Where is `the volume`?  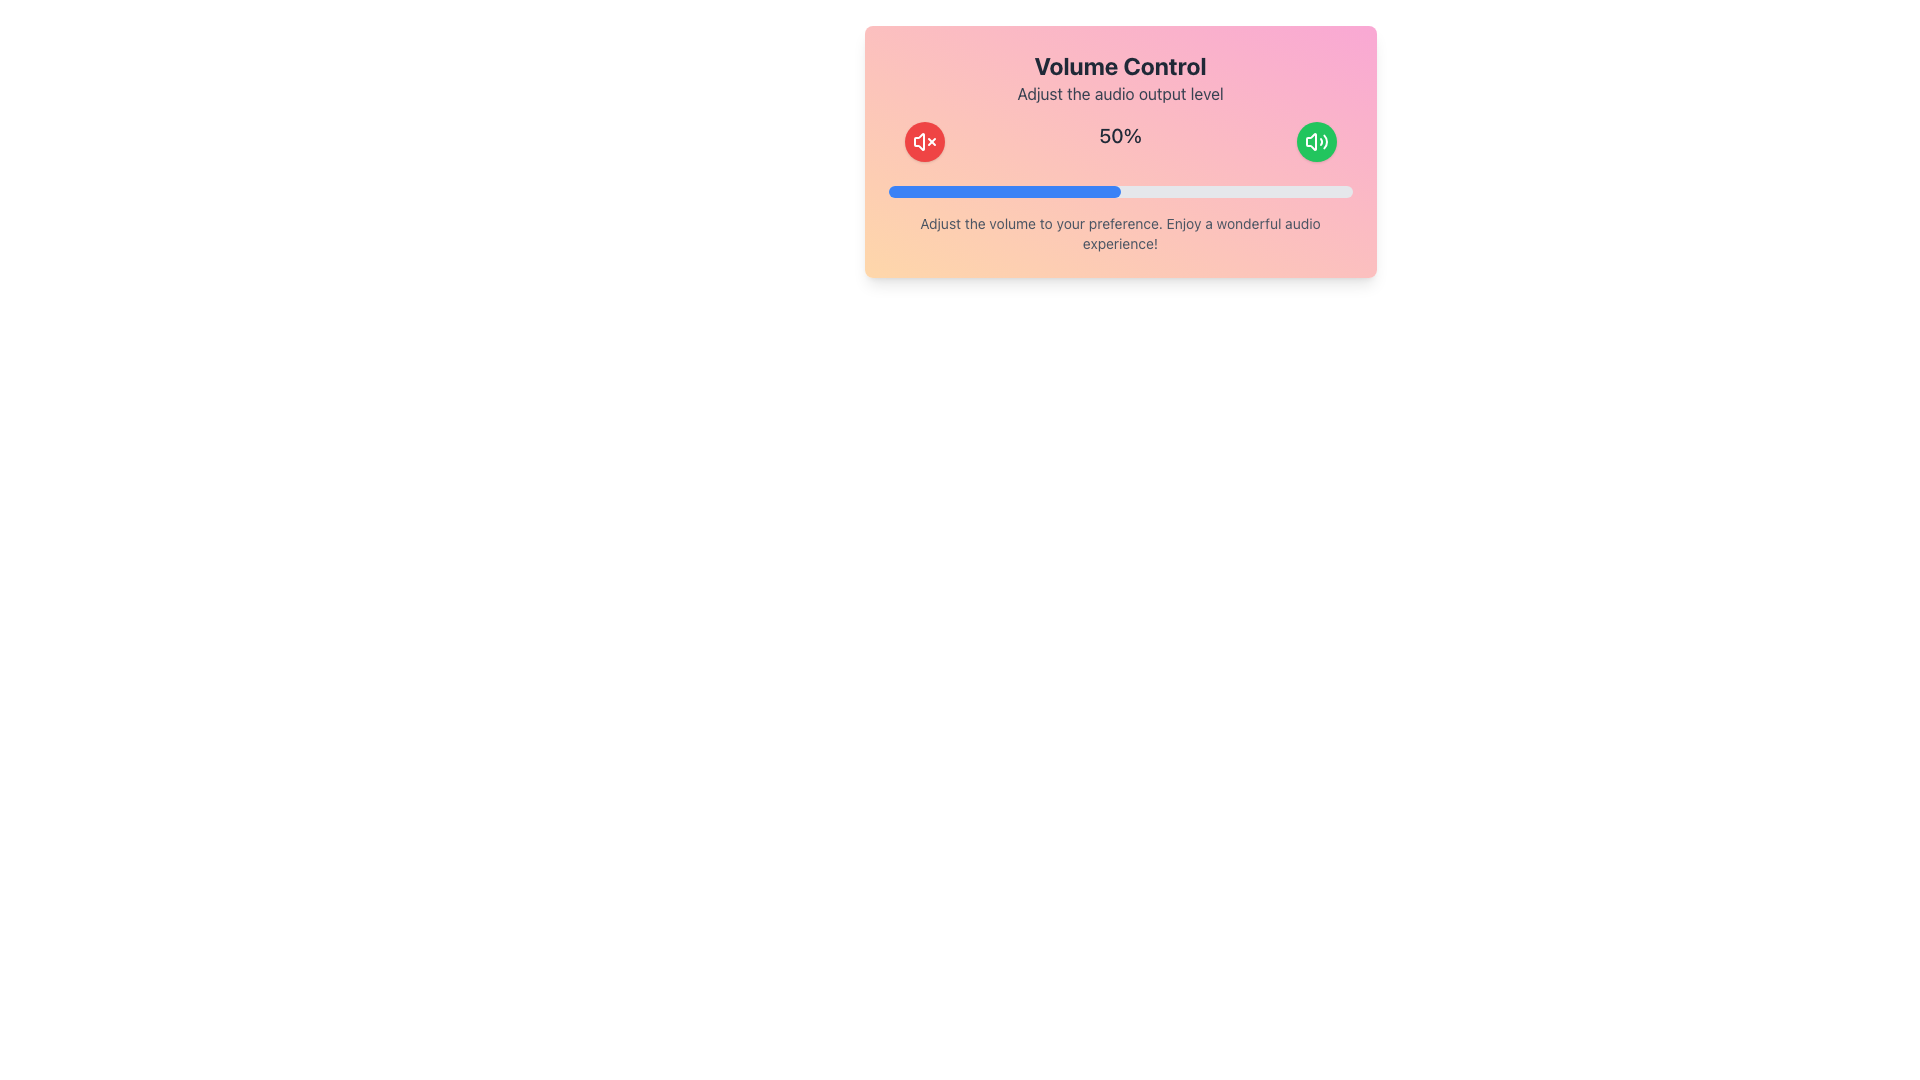 the volume is located at coordinates (1068, 192).